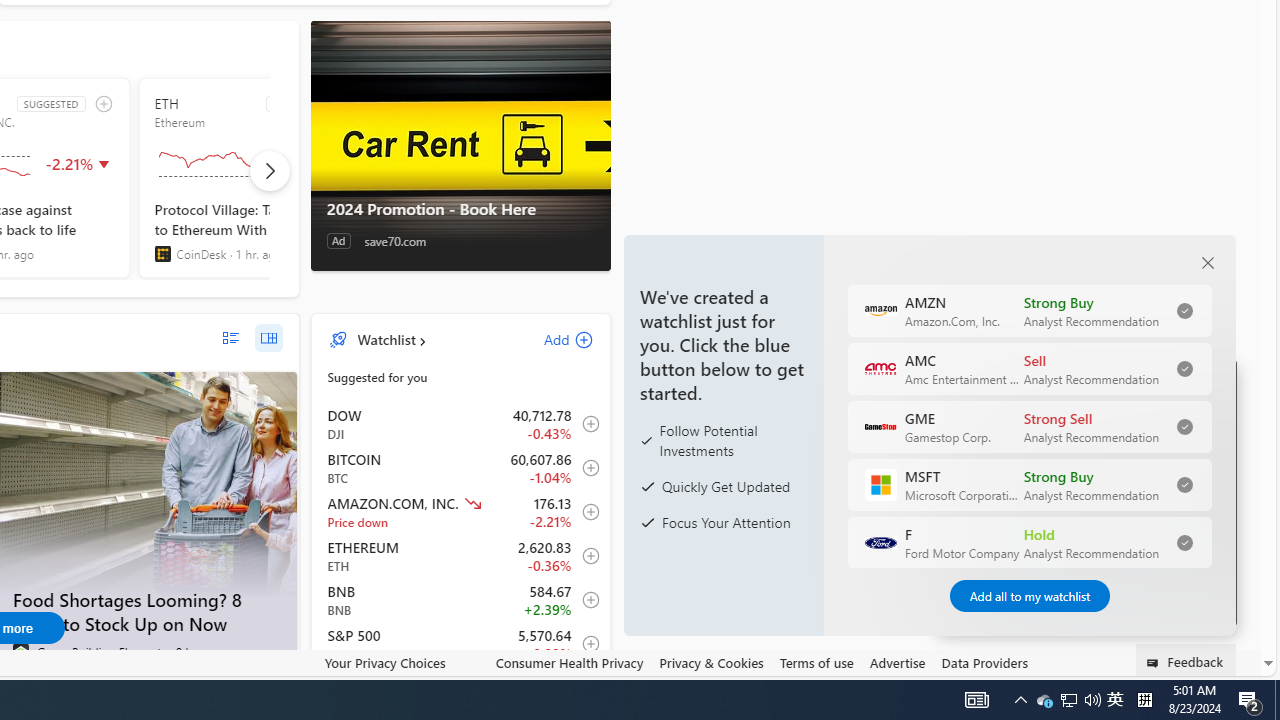  What do you see at coordinates (816, 663) in the screenshot?
I see `'Terms of use'` at bounding box center [816, 663].